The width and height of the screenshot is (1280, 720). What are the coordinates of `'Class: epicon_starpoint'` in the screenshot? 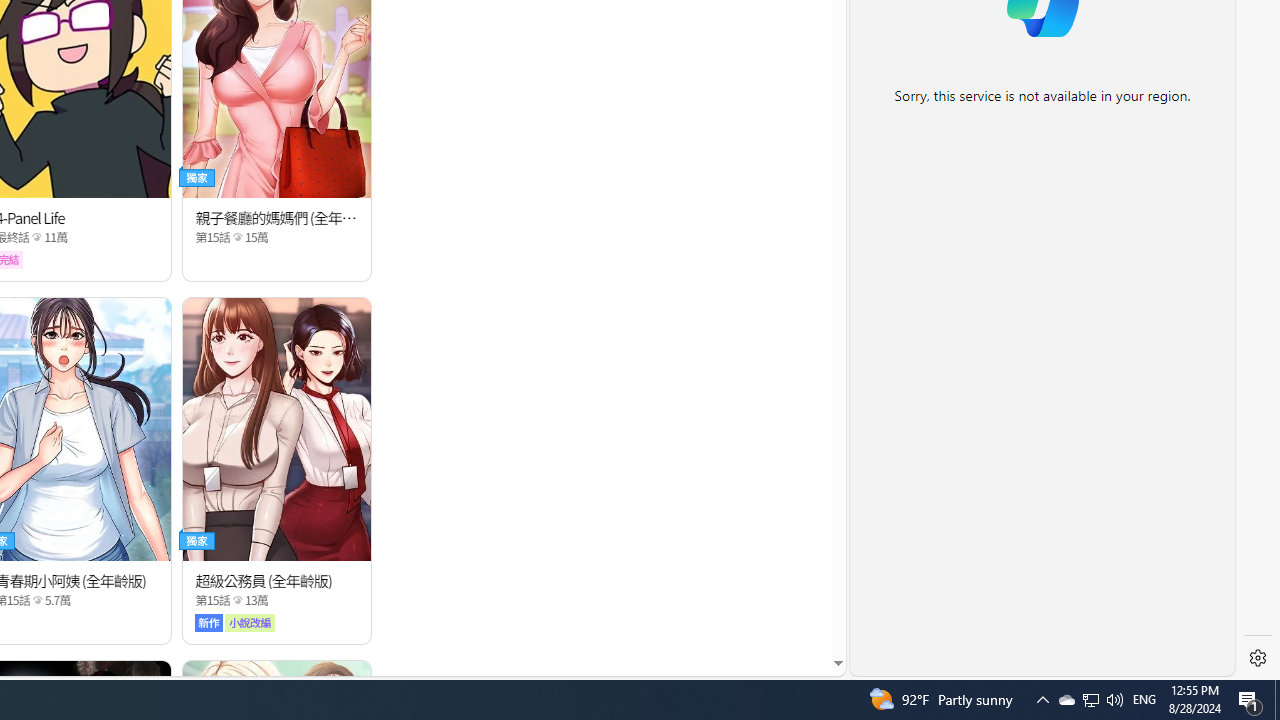 It's located at (237, 599).